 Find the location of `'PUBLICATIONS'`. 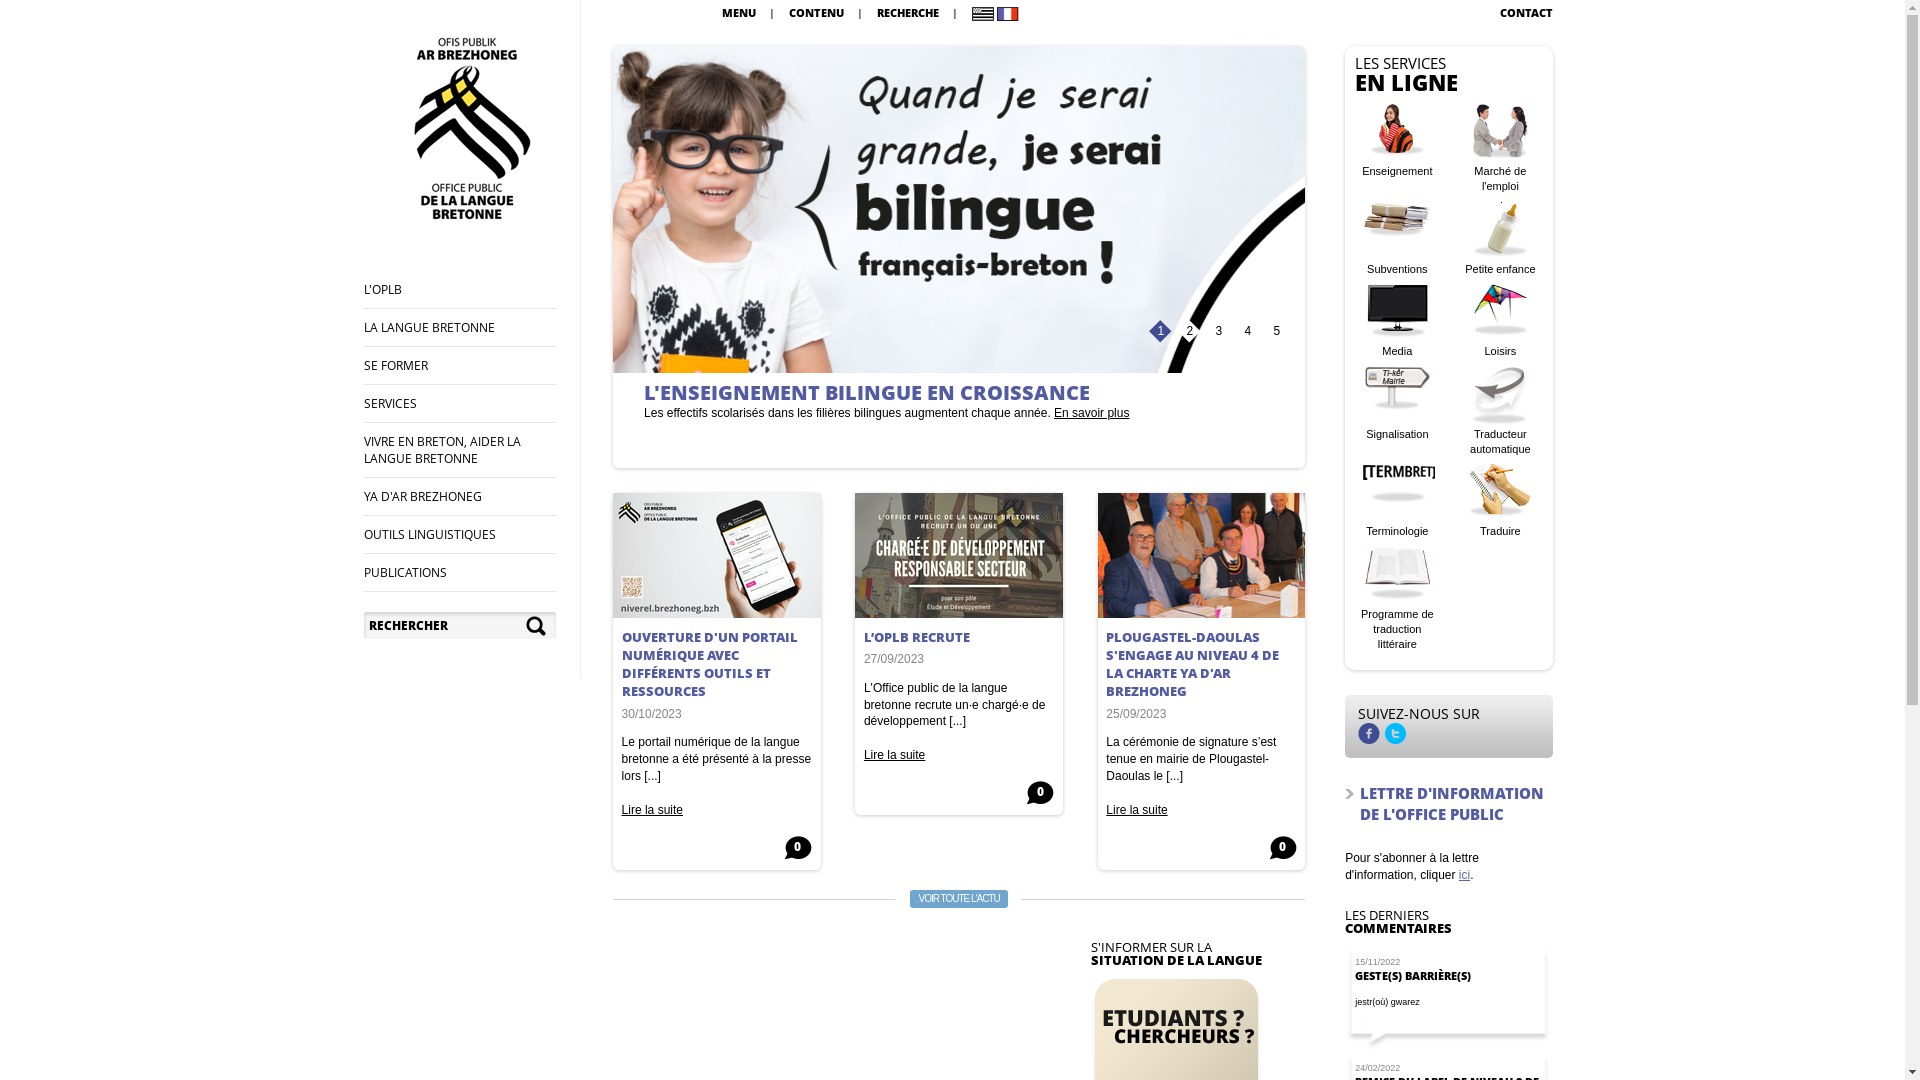

'PUBLICATIONS' is located at coordinates (404, 572).